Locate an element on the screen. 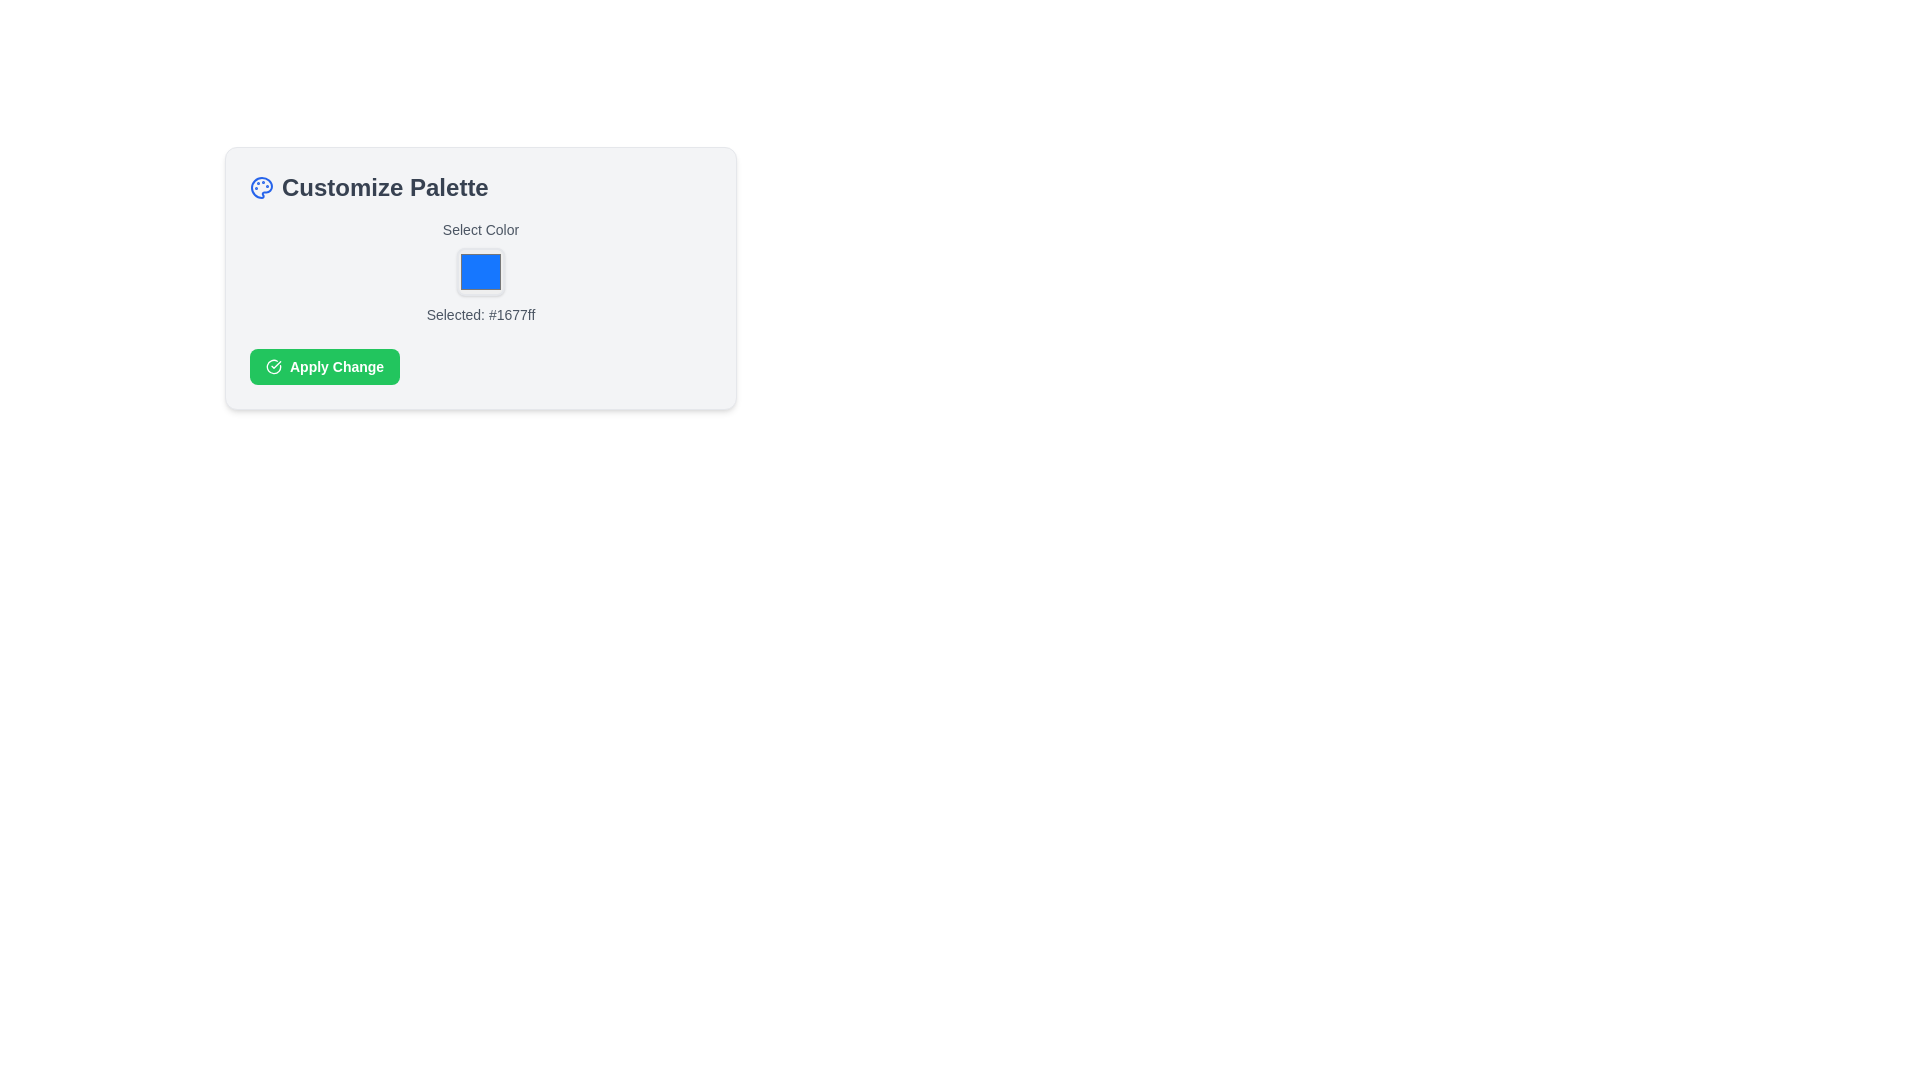 The image size is (1920, 1080). the small blue painter's palette icon located to the left of the 'Customize Palette' heading is located at coordinates (261, 188).